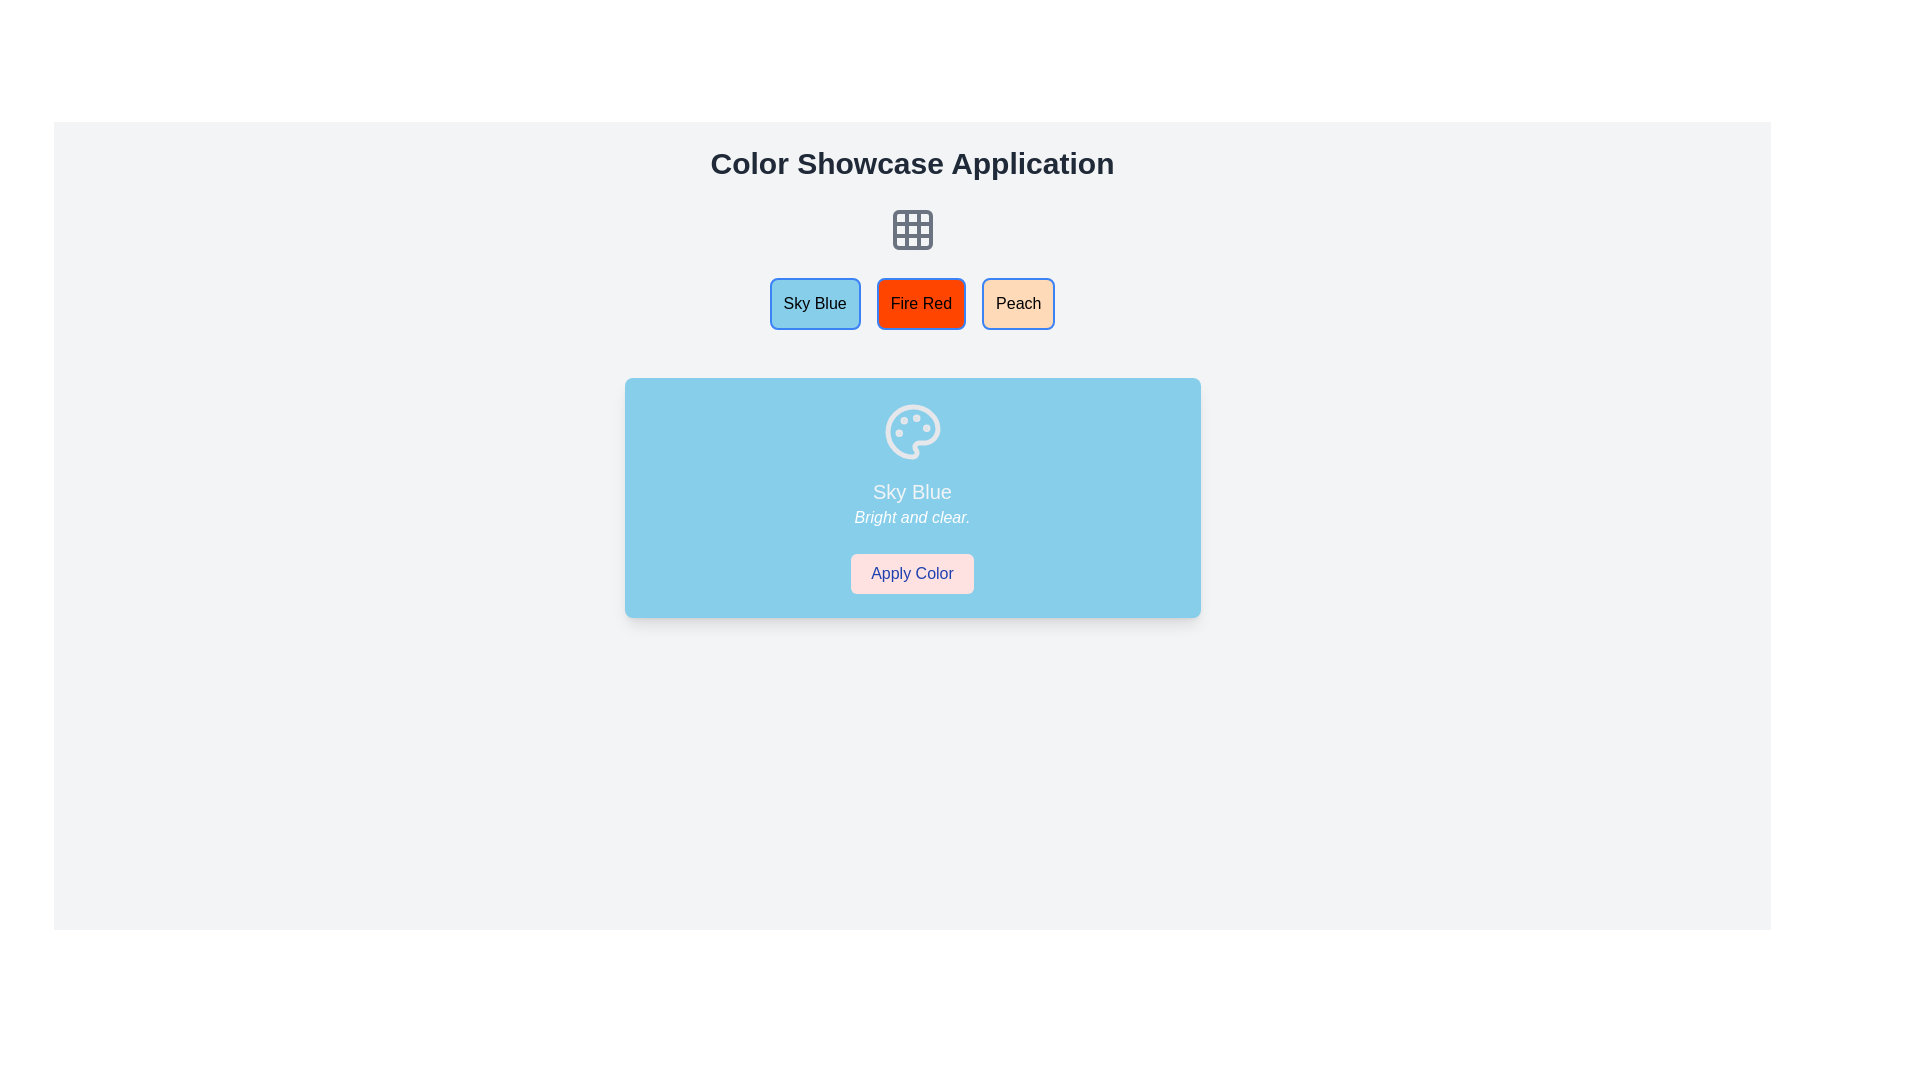 The width and height of the screenshot is (1920, 1080). I want to click on the Decorative icon that serves as a visual indicator for the 'Sky Blue' themed card, positioned above the text and button within the blue card component, so click(911, 431).